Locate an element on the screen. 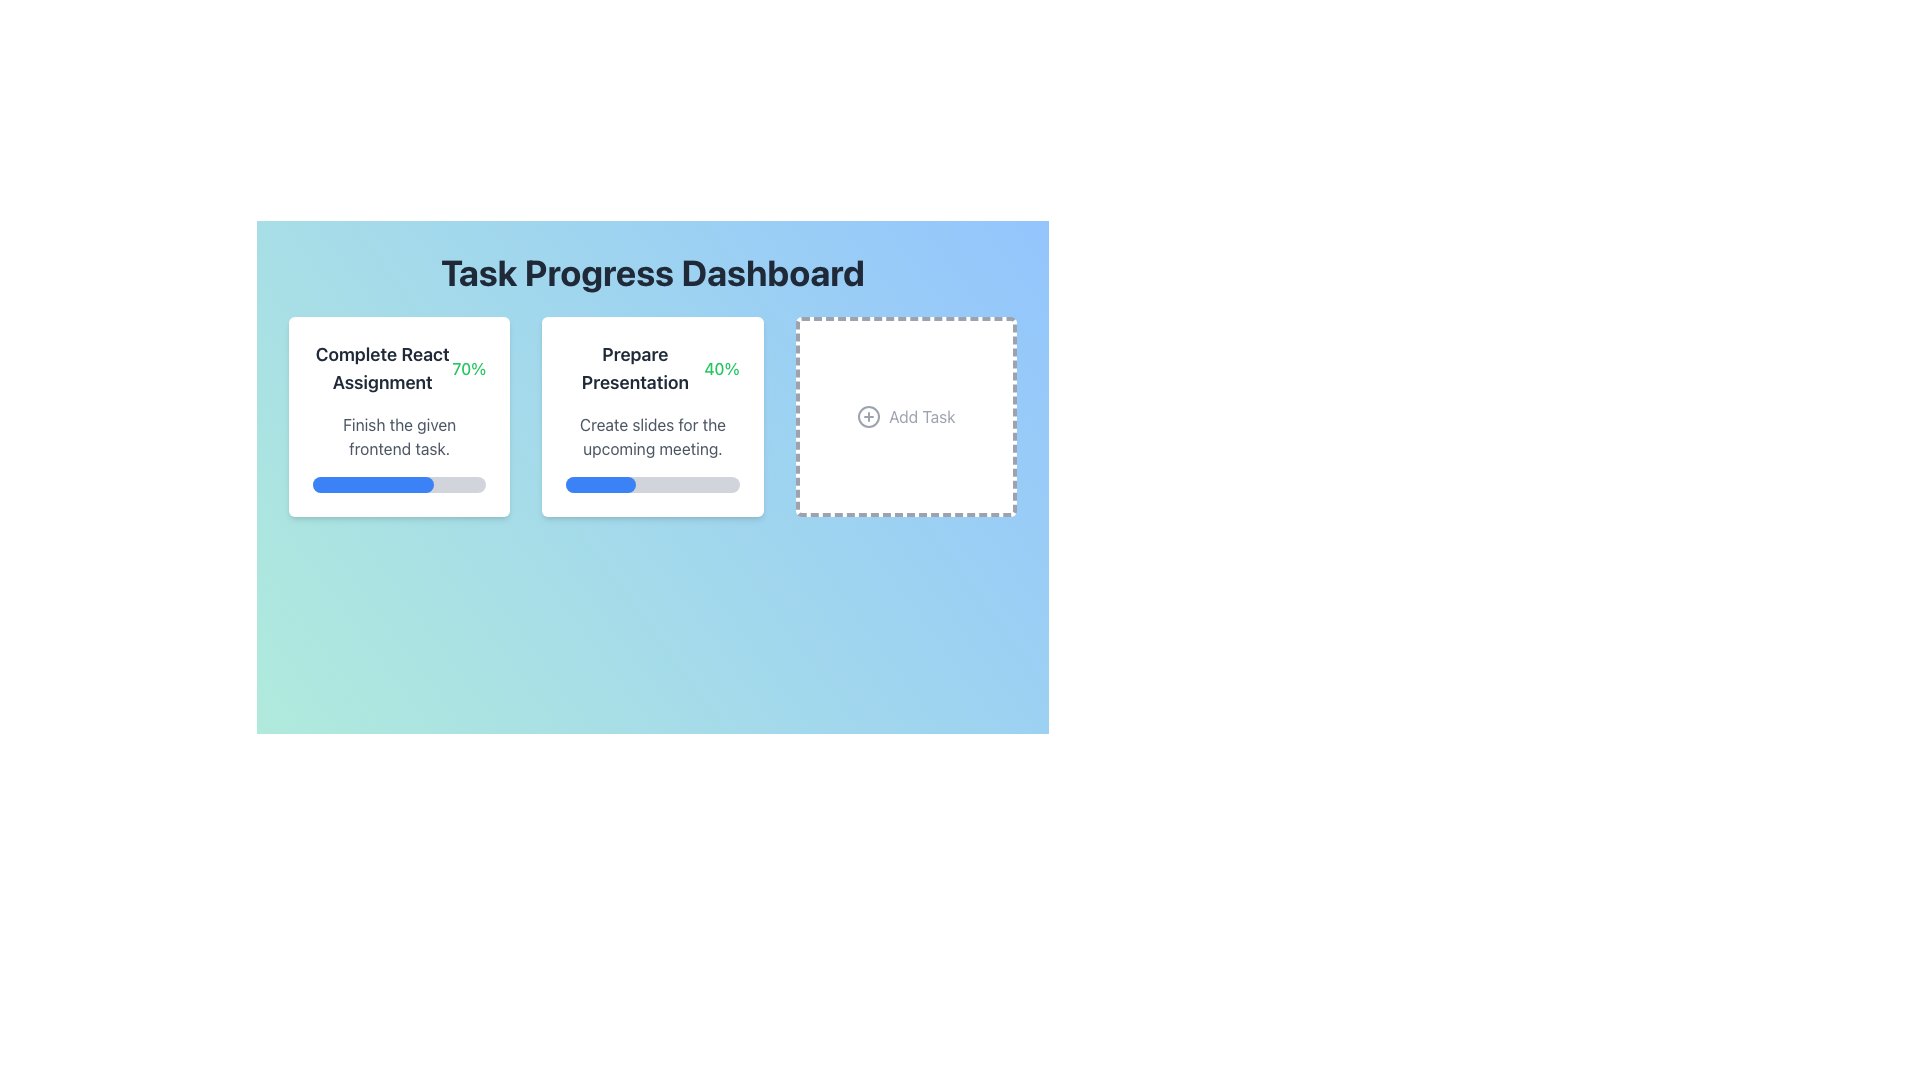 The width and height of the screenshot is (1920, 1080). the blue Progress Indicator located within the 'Prepare Presentation' card, which is a horizontally oriented bar indicating progress, positioned centrally below the card's textual description is located at coordinates (599, 485).